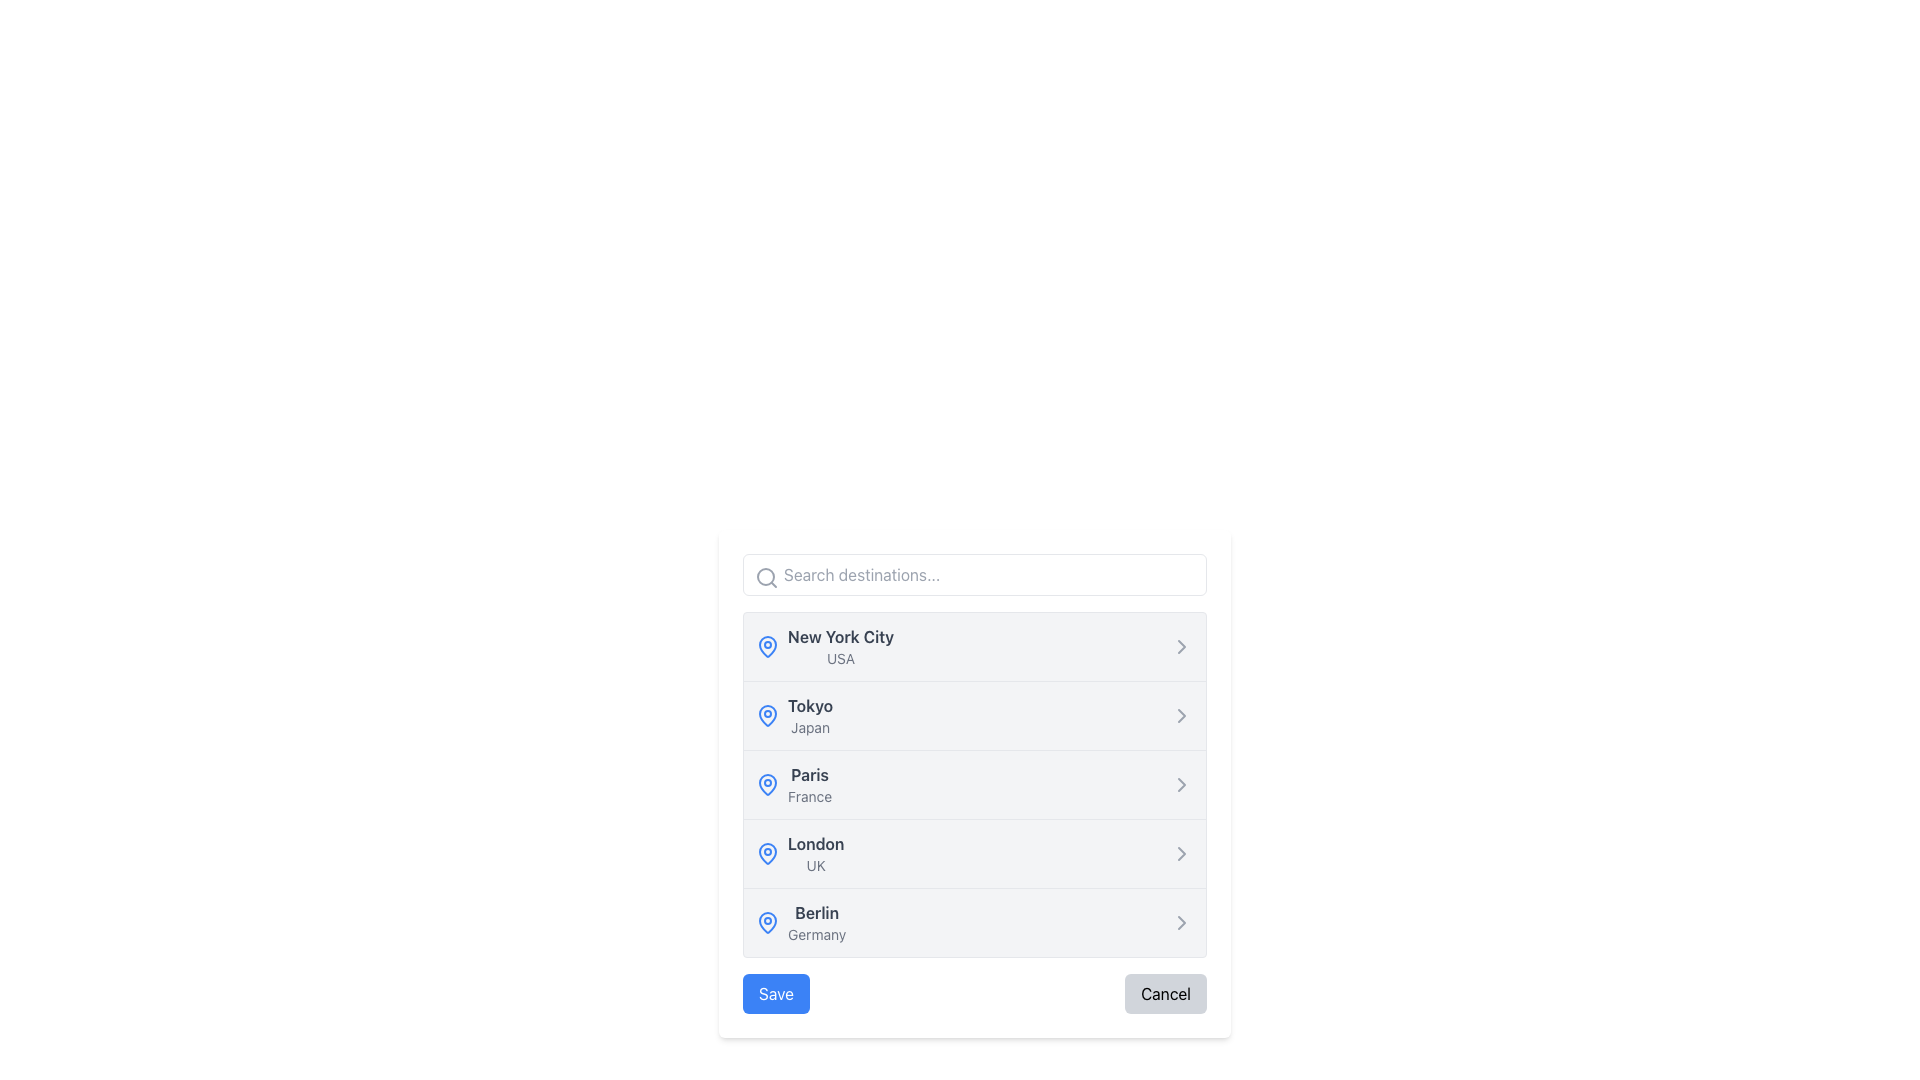 This screenshot has width=1920, height=1080. What do you see at coordinates (767, 715) in the screenshot?
I see `the blue map pin icon located to the far left of the text 'Tokyo', which is vertically aligned with it and slightly above the text 'Japan'` at bounding box center [767, 715].